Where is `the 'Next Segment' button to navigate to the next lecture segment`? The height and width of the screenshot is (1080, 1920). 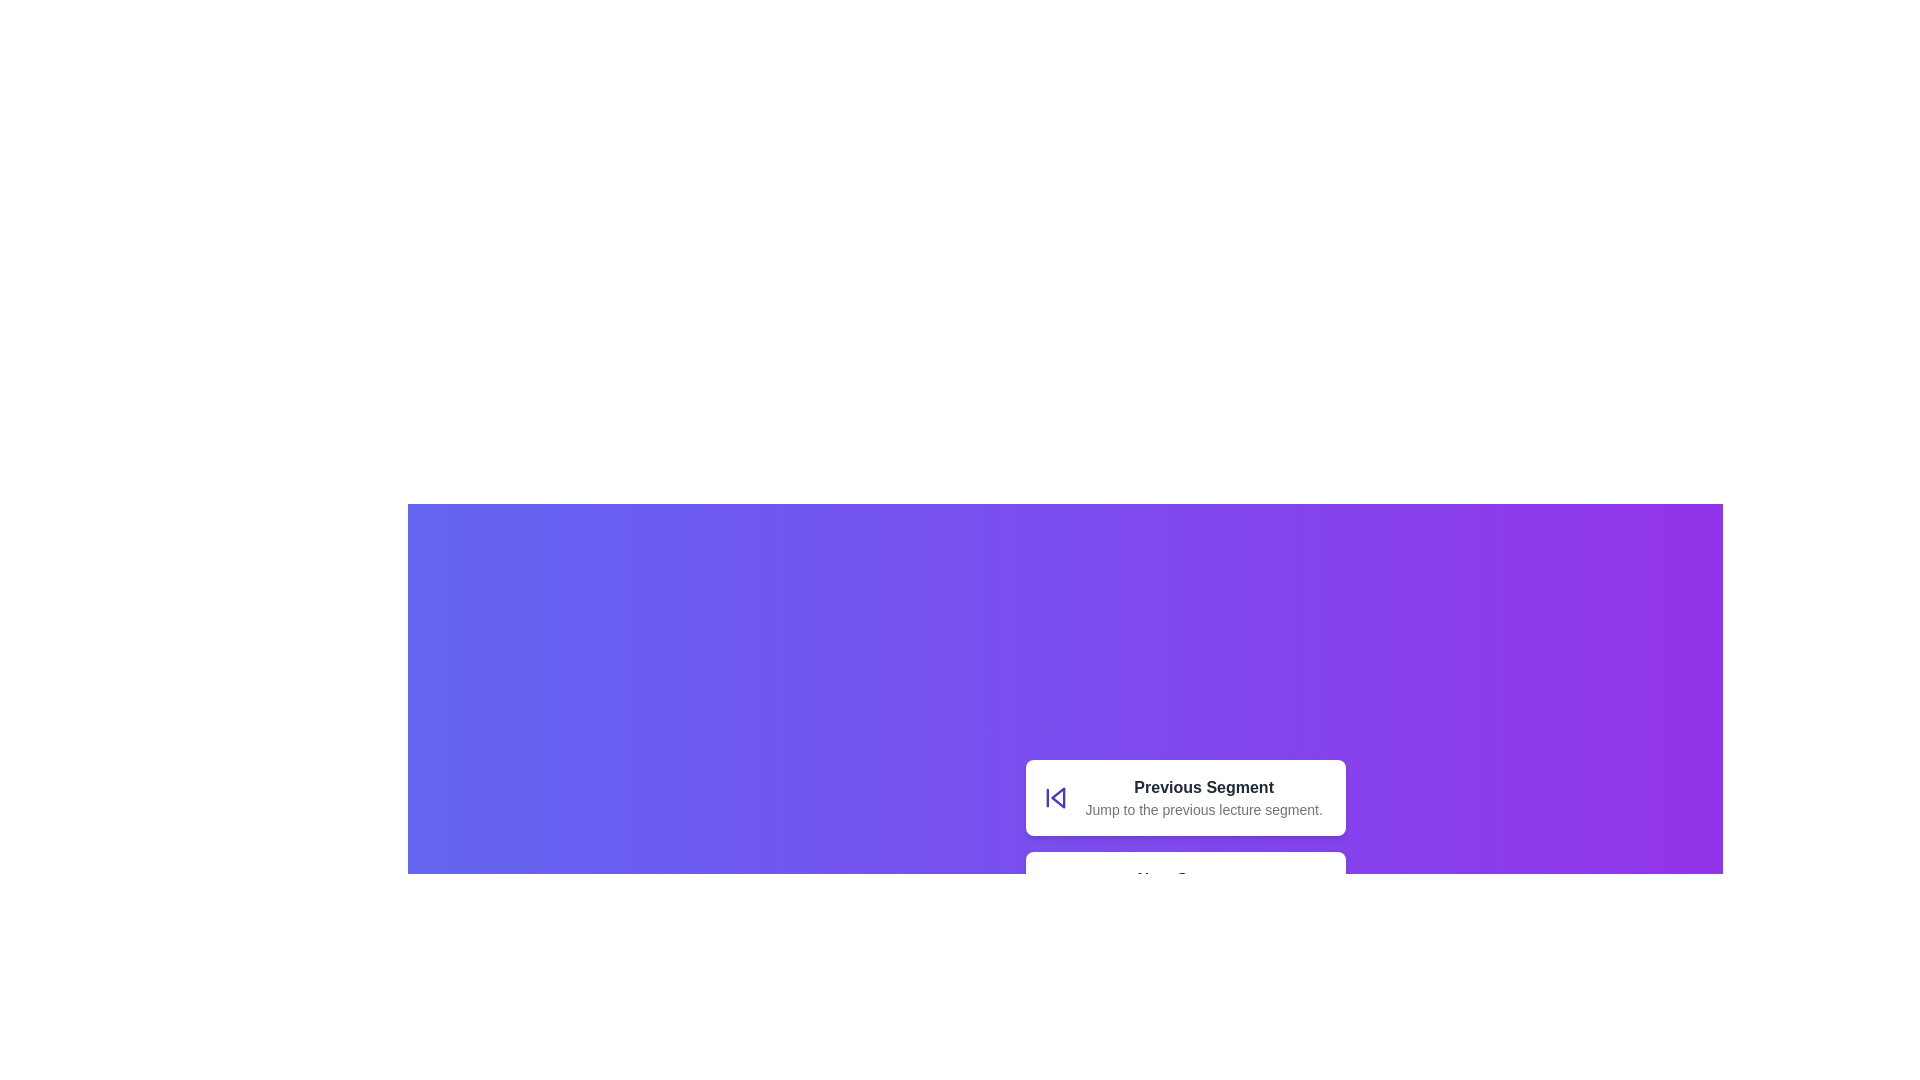
the 'Next Segment' button to navigate to the next lecture segment is located at coordinates (1185, 889).